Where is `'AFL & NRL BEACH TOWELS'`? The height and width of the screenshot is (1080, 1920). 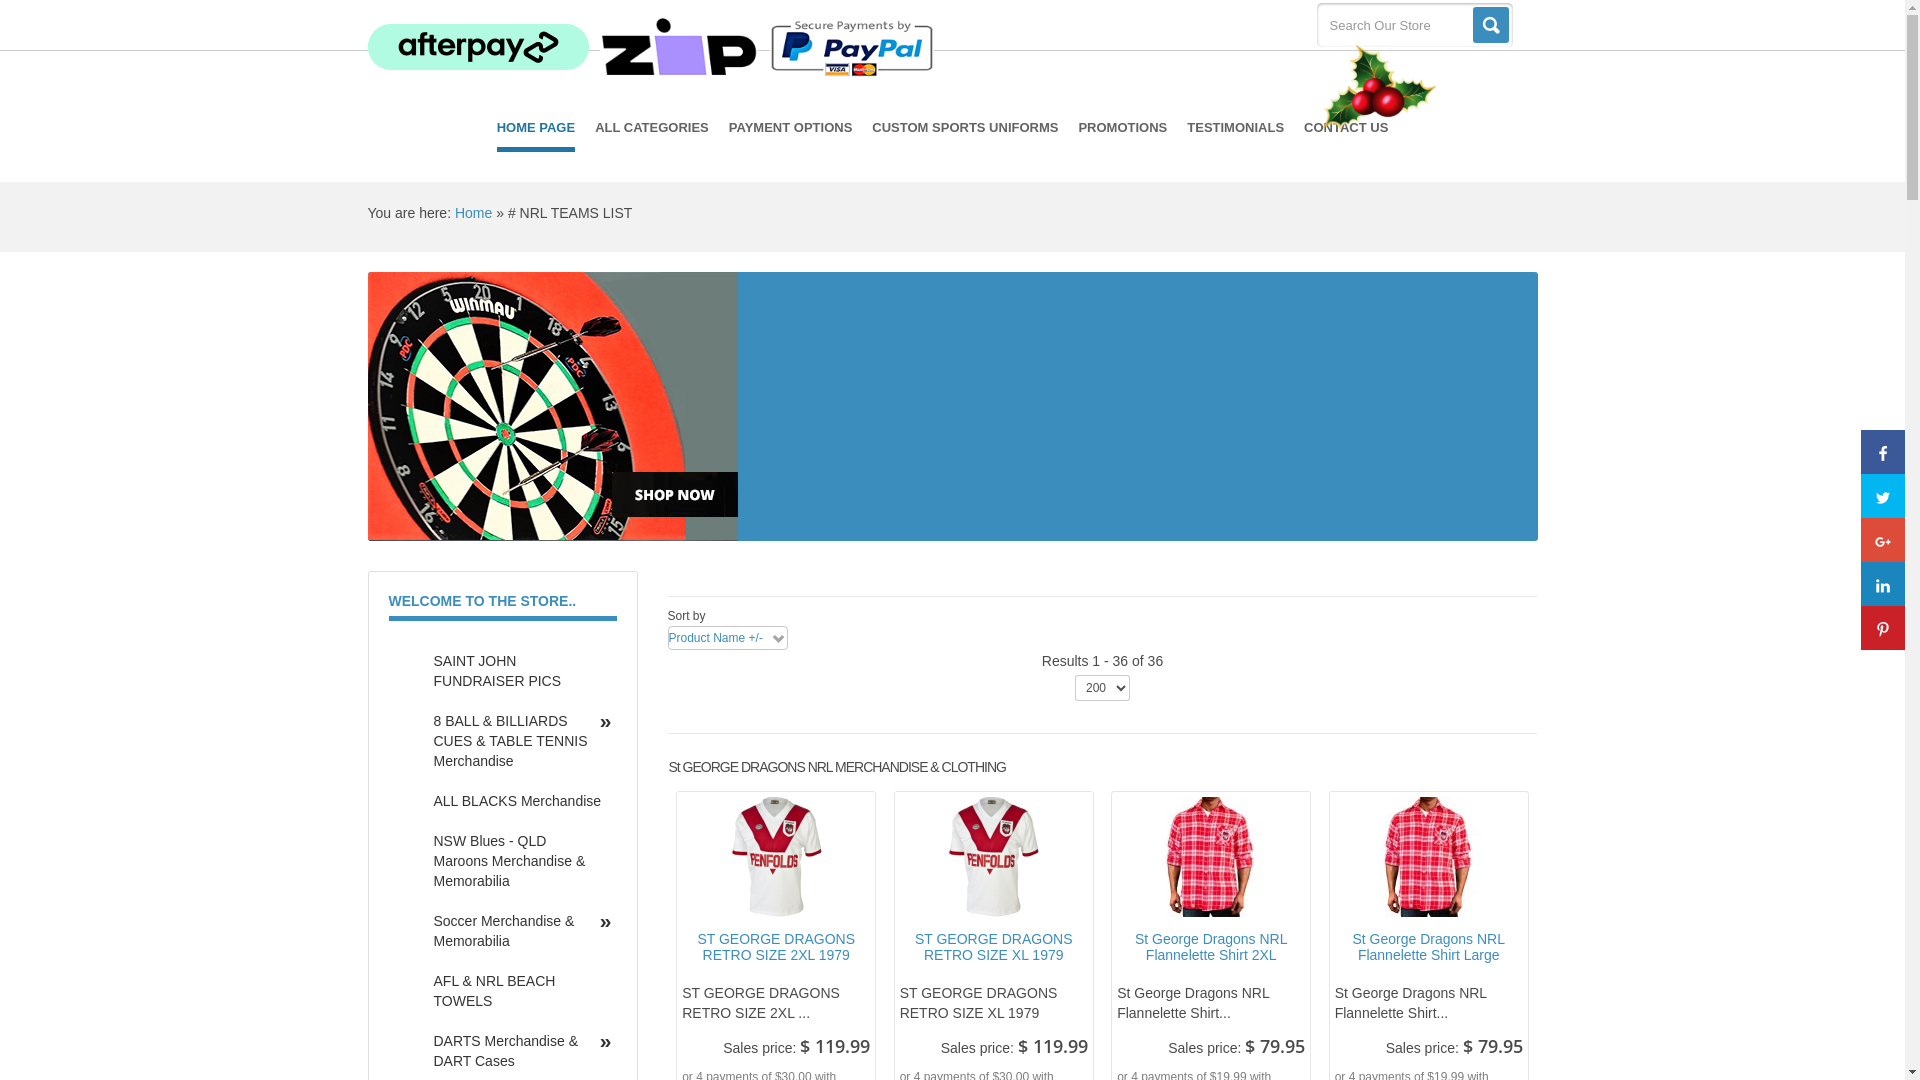
'AFL & NRL BEACH TOWELS' is located at coordinates (517, 991).